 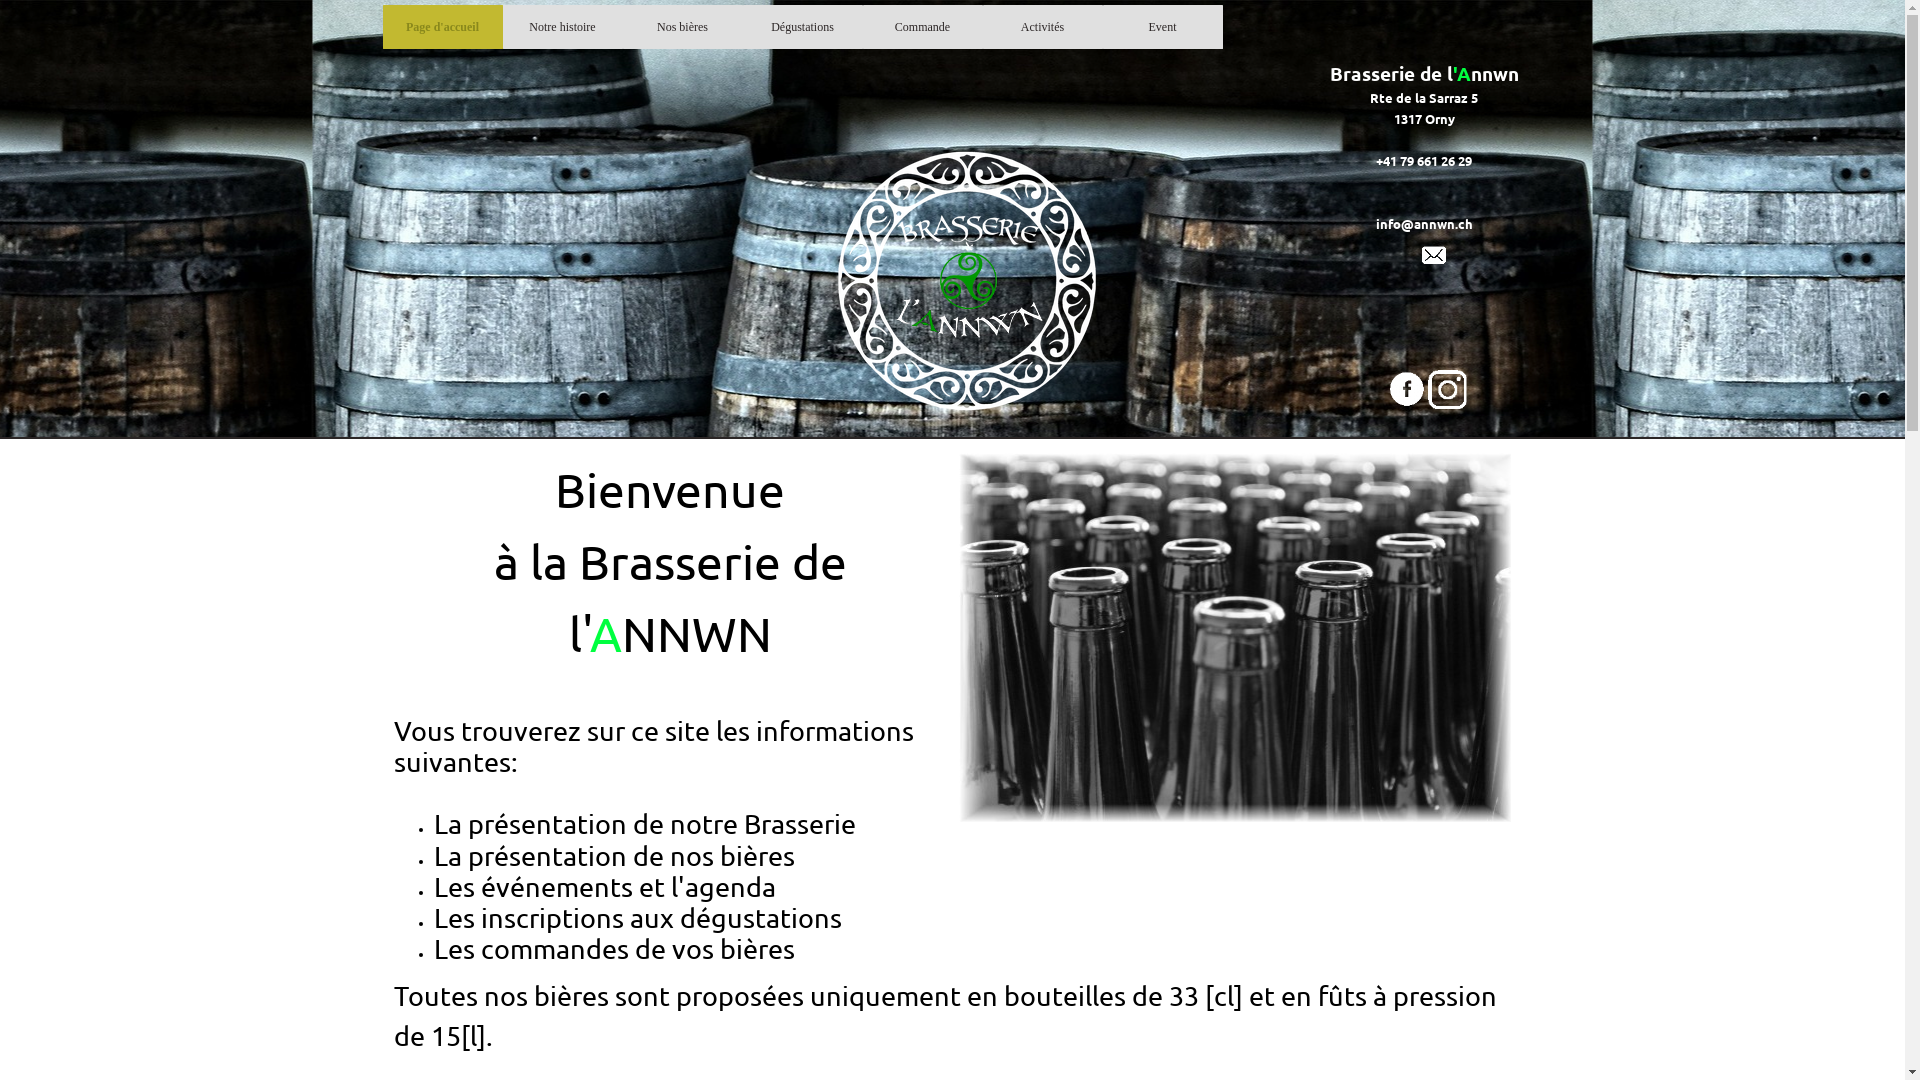 What do you see at coordinates (561, 27) in the screenshot?
I see `'Notre histoire'` at bounding box center [561, 27].